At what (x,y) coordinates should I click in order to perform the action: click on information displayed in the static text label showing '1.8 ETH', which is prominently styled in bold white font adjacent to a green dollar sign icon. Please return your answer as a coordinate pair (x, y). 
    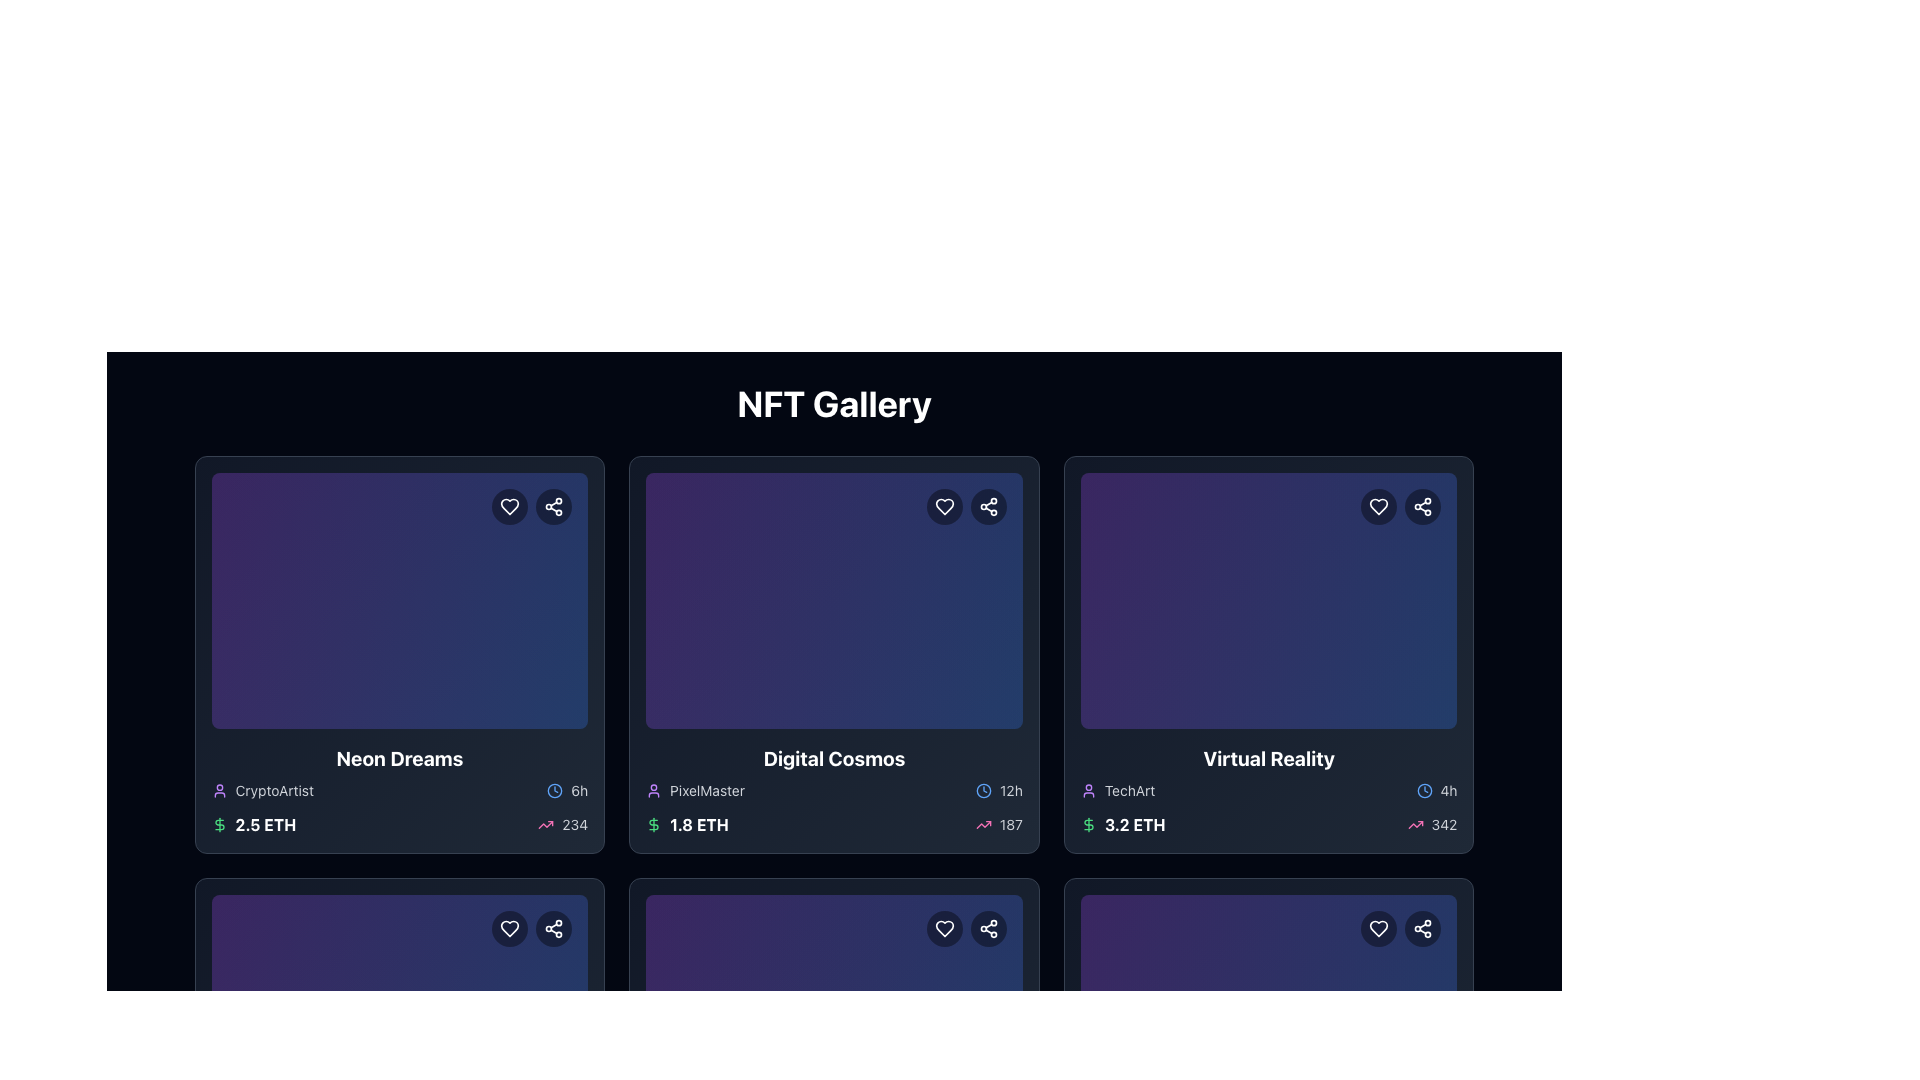
    Looking at the image, I should click on (699, 825).